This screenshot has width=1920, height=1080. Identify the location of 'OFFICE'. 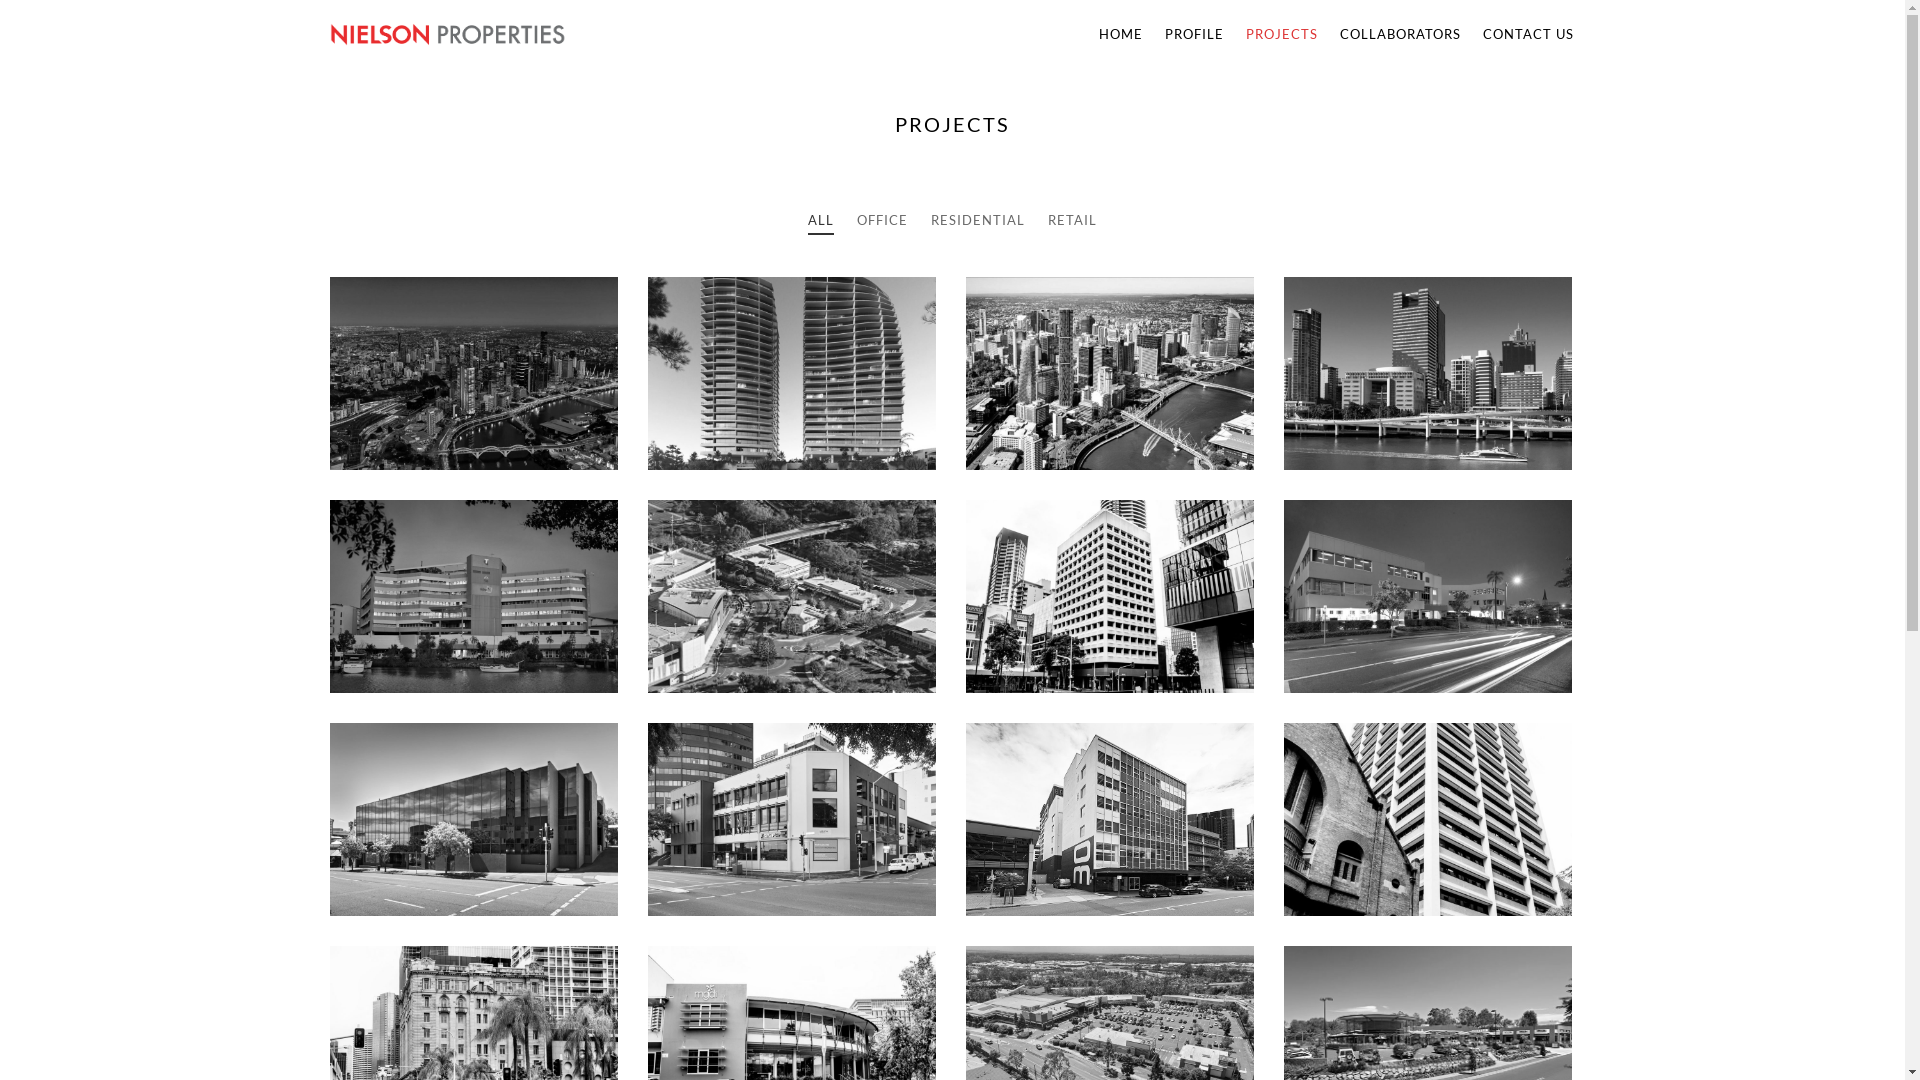
(881, 219).